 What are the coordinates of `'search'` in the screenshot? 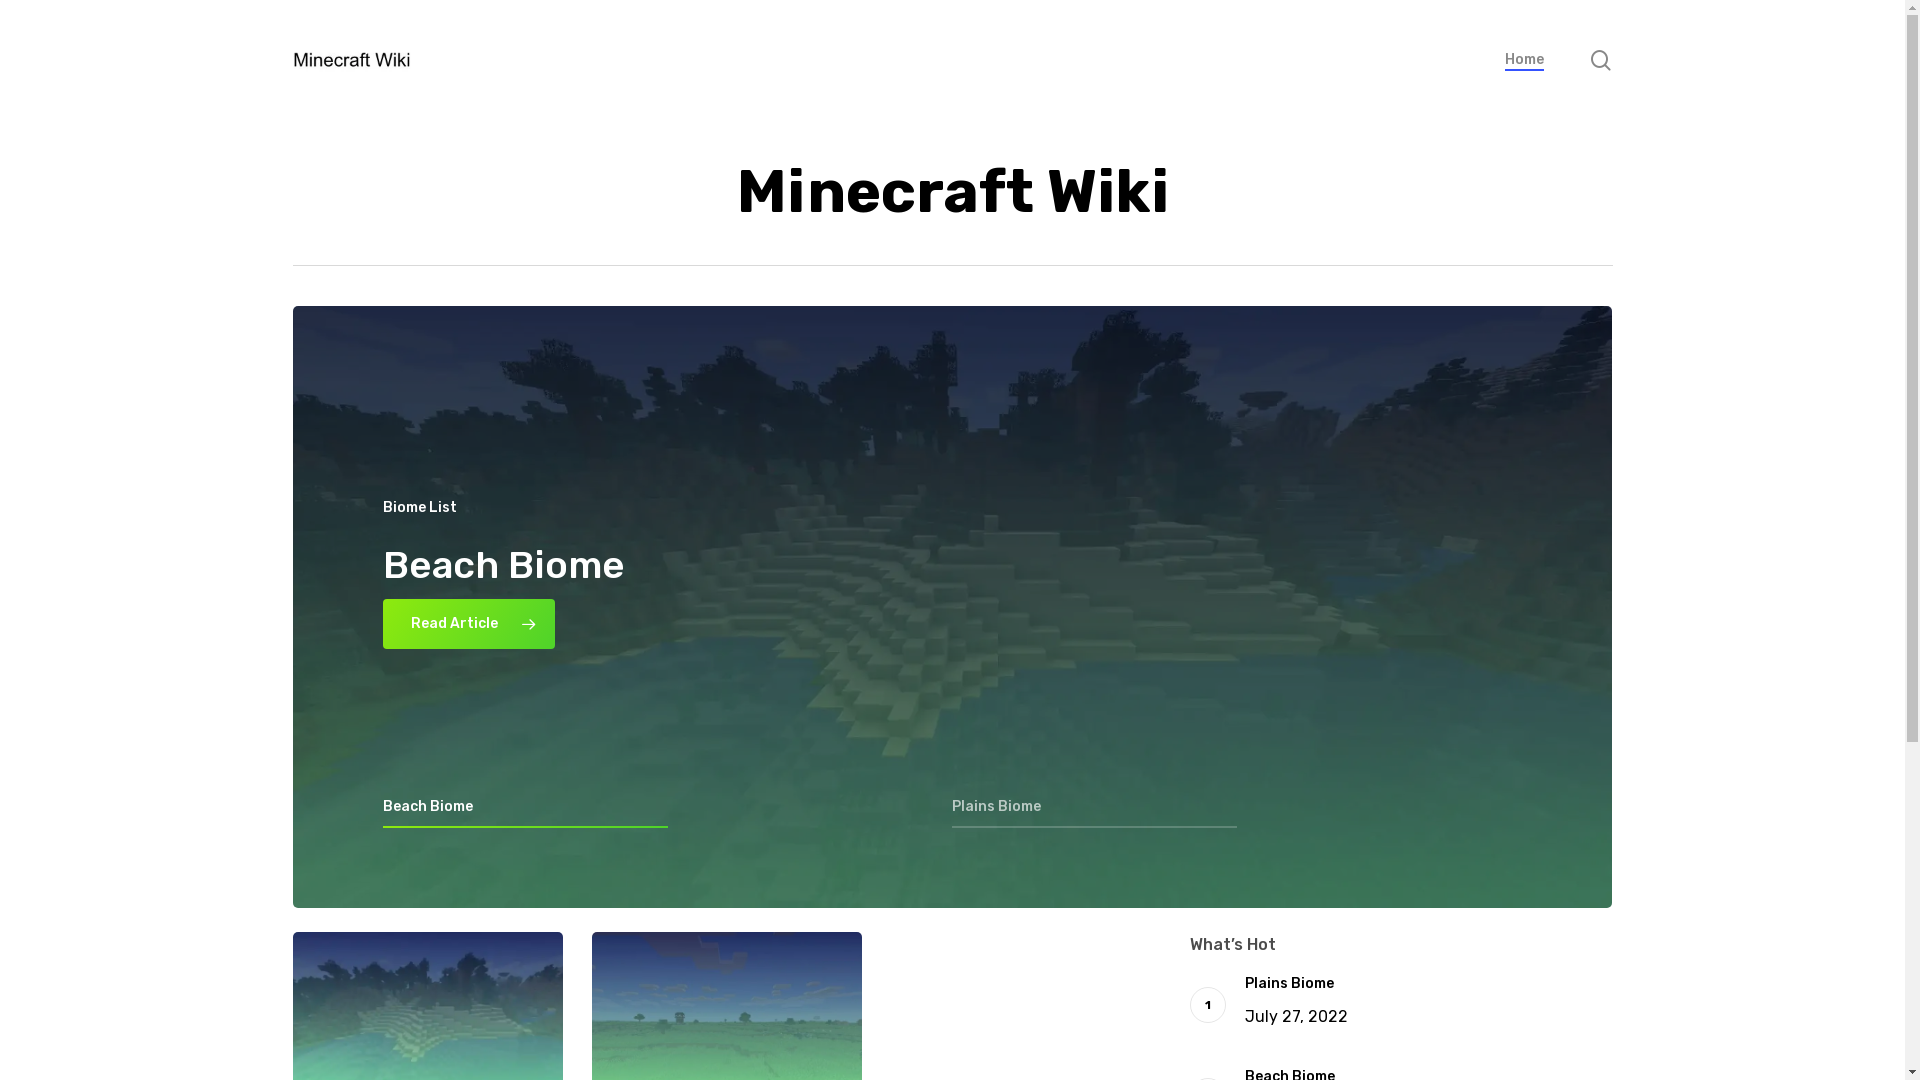 It's located at (1598, 59).